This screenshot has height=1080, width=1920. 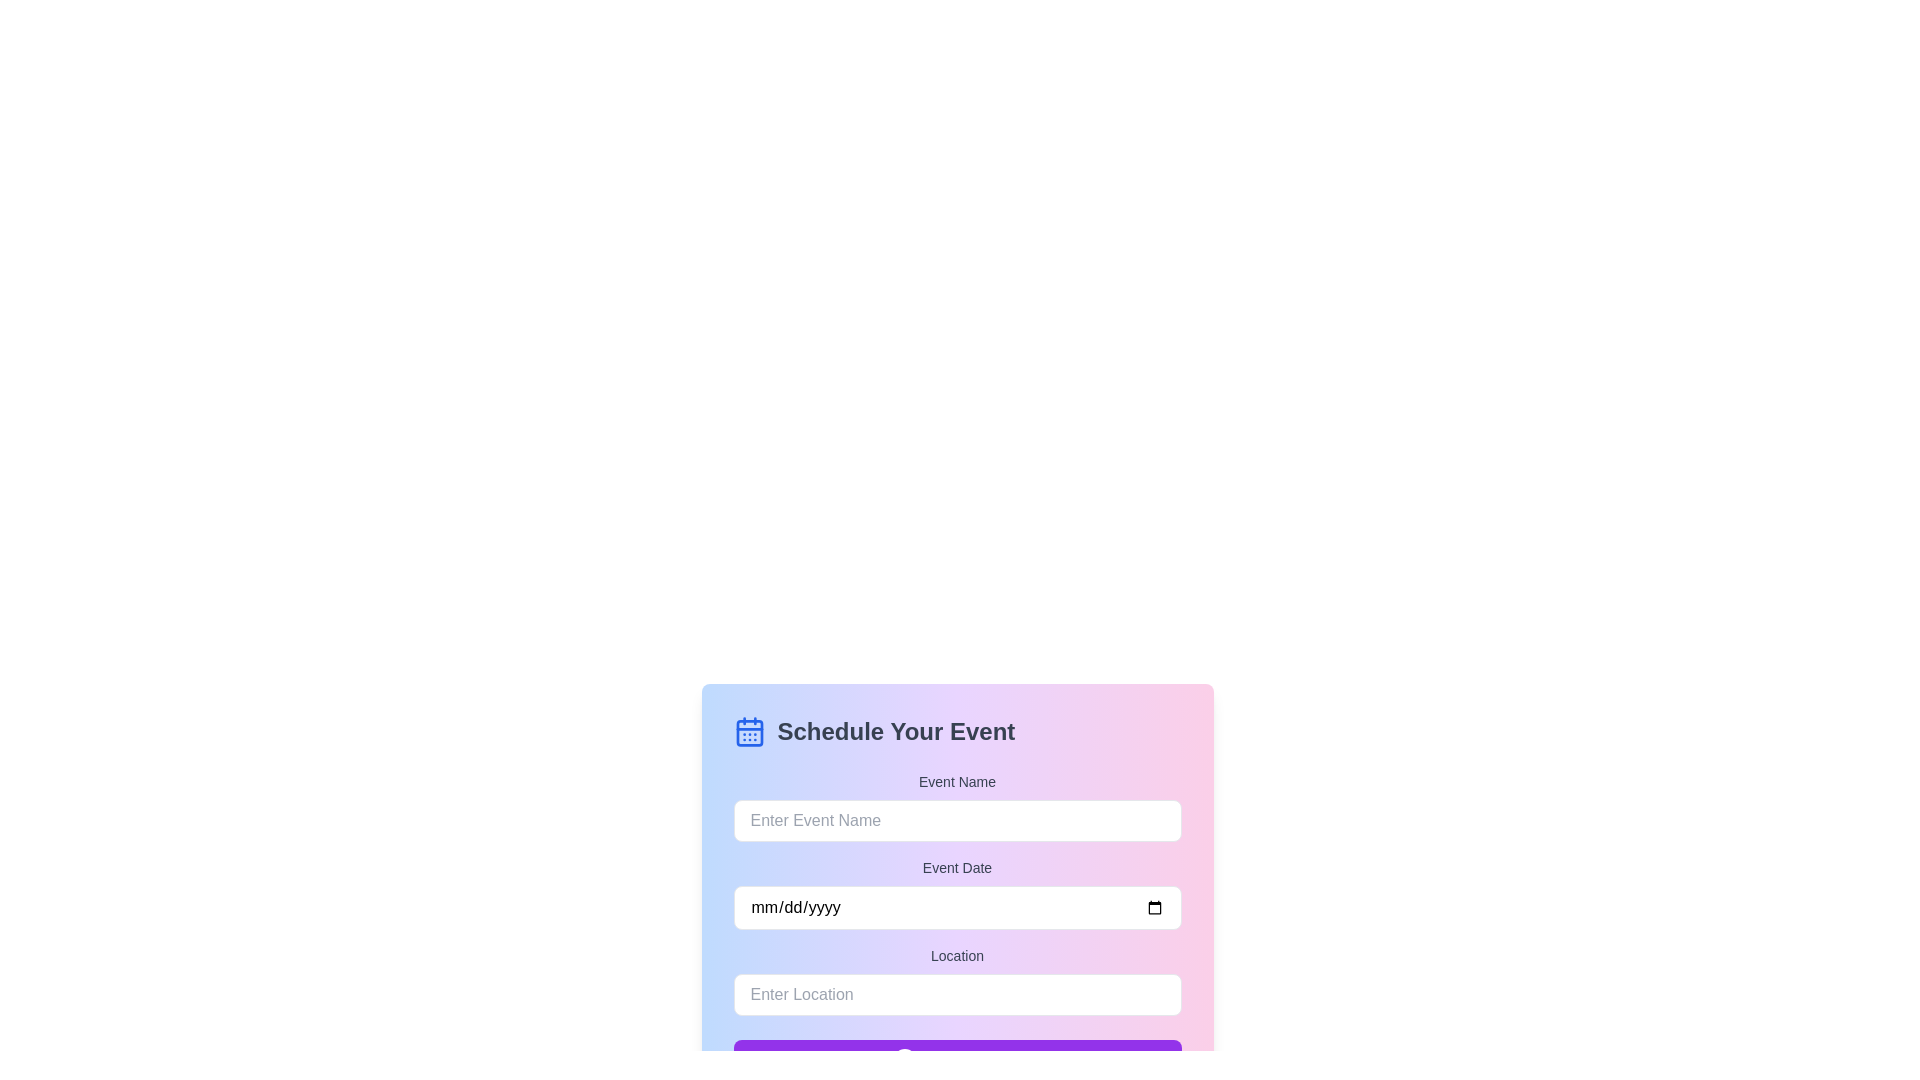 I want to click on the label that indicates the purpose of the text input field for entering the name of the event, which is located above the input field with placeholder text 'Enter Event Name', so click(x=956, y=781).